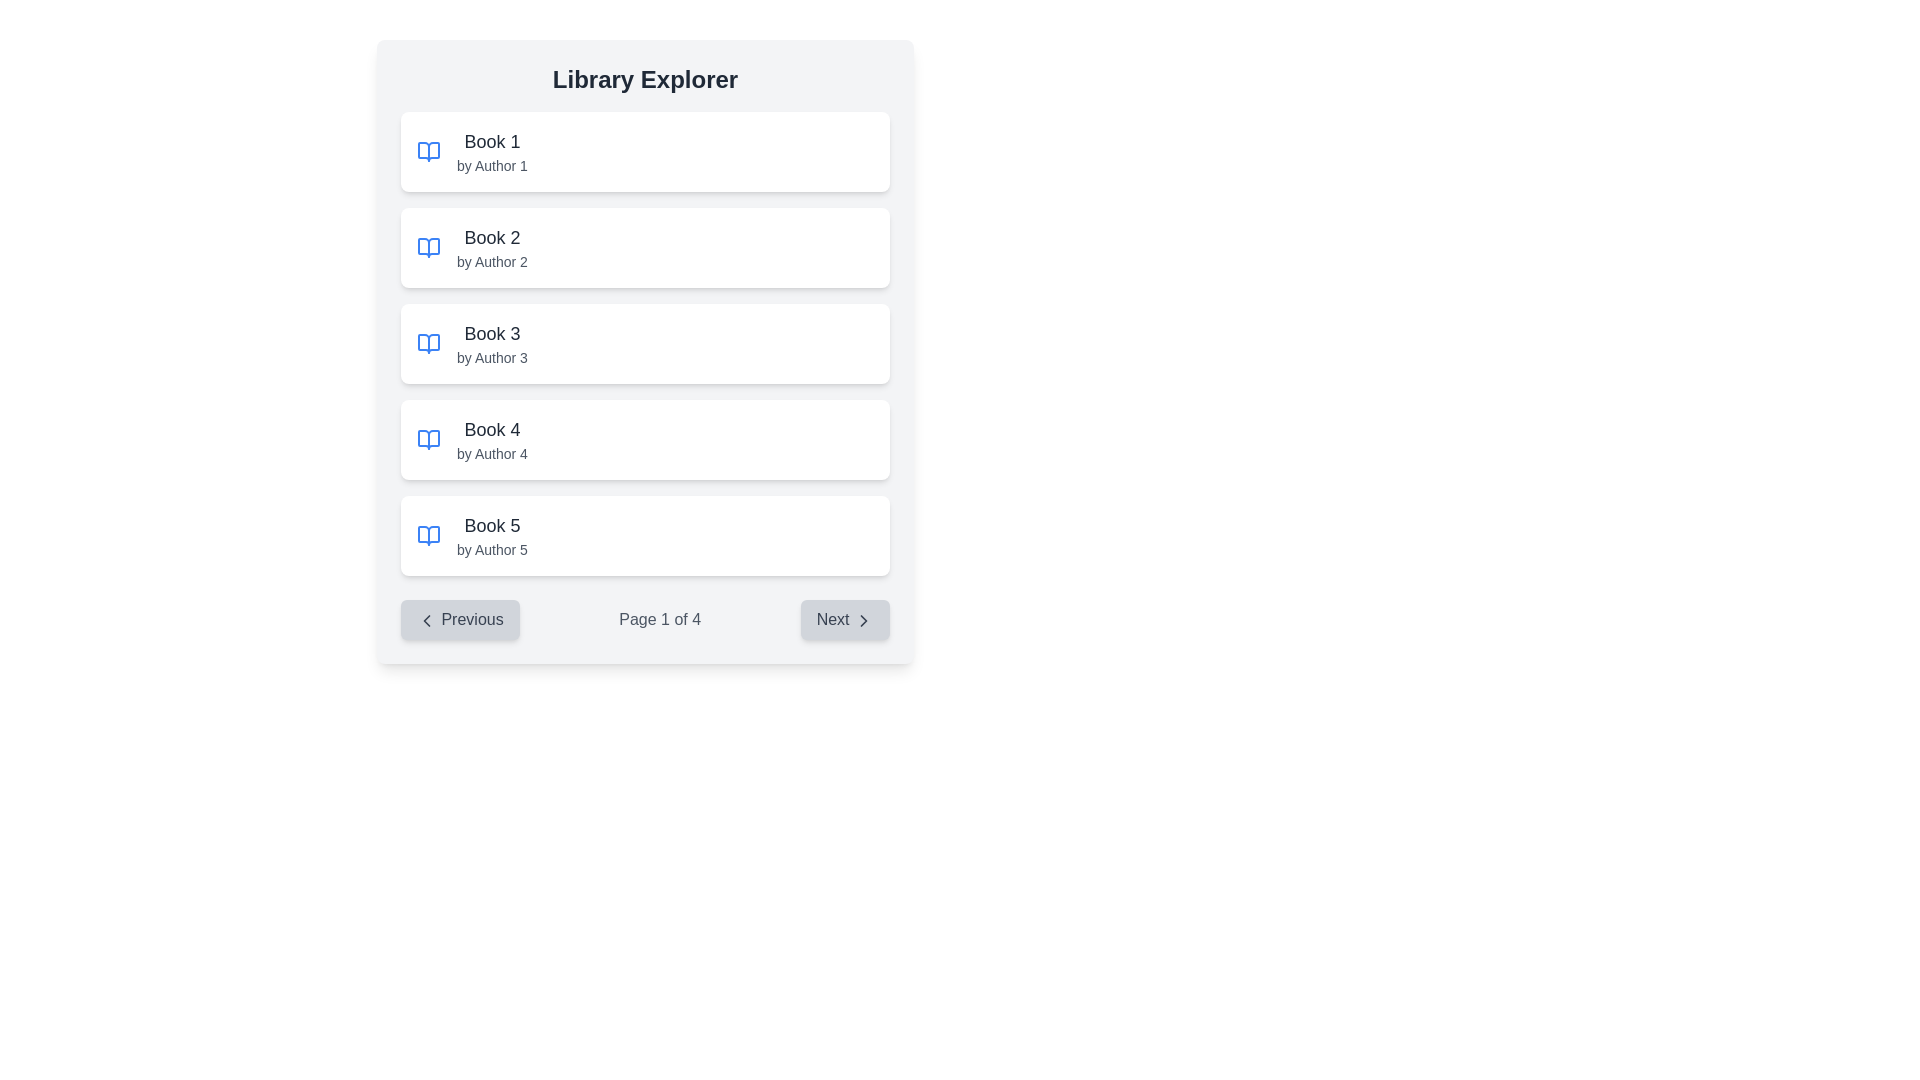  I want to click on the text display pair that shows the book title 'Book 2' and subtitle 'by Author 2', which is located in the second row of the library interface, so click(492, 246).